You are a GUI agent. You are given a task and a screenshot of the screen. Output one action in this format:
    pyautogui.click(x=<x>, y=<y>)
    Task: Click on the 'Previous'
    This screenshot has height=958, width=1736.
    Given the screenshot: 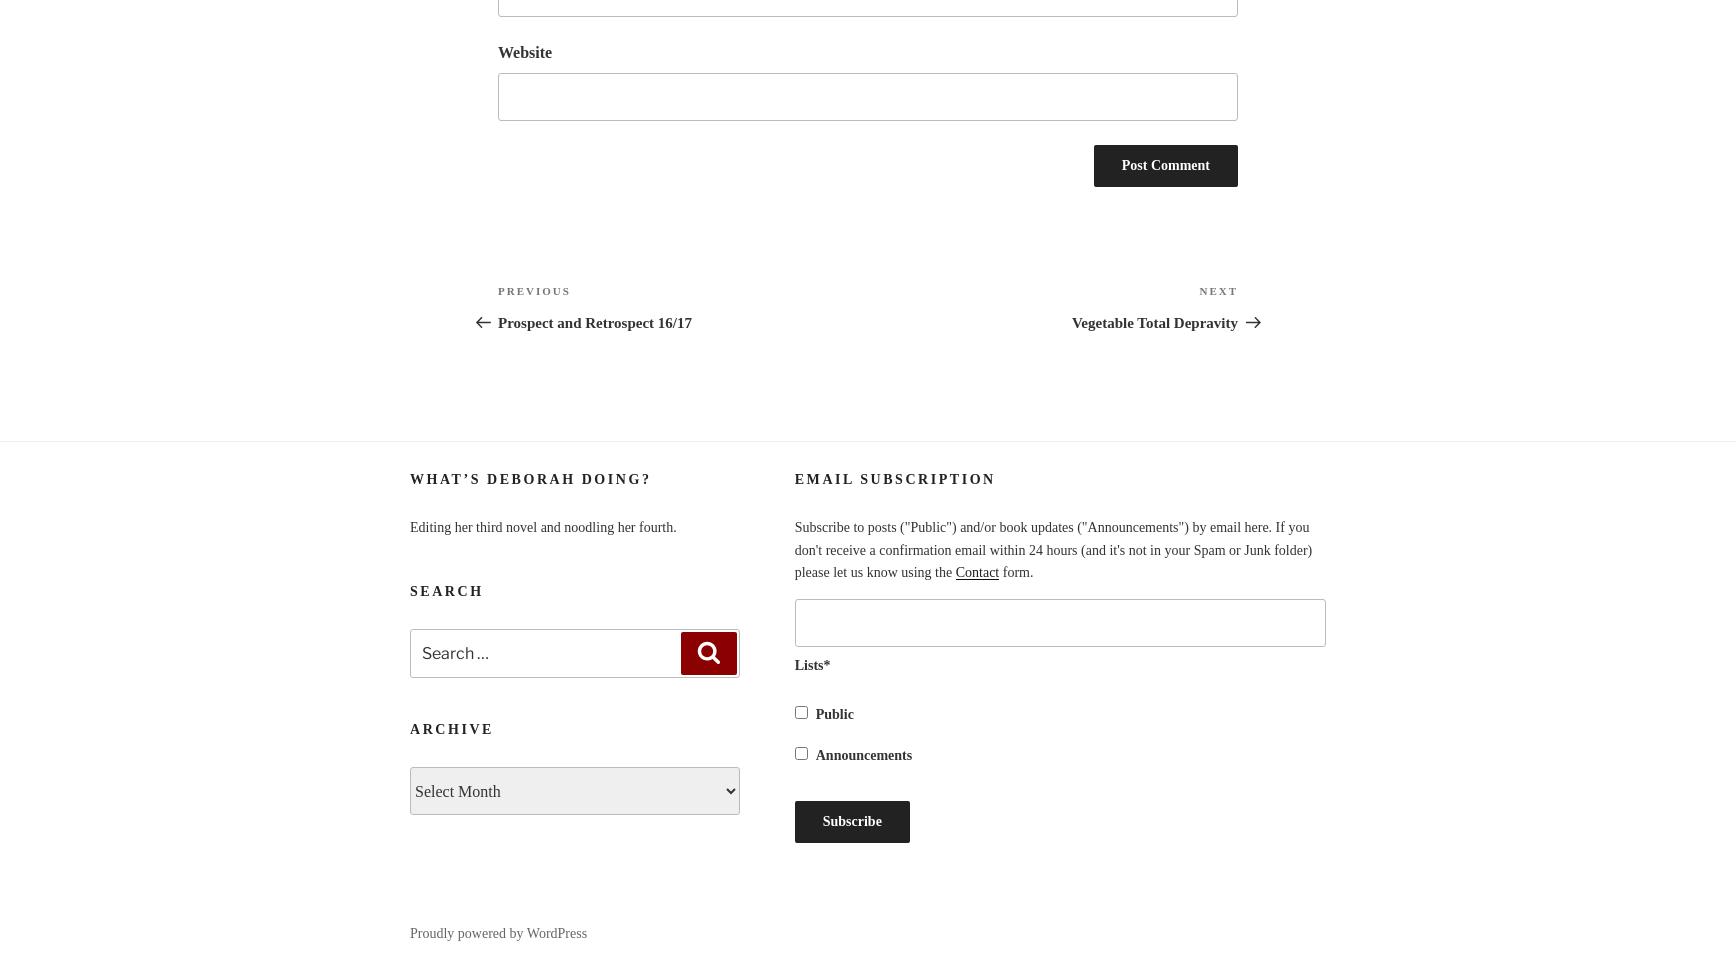 What is the action you would take?
    pyautogui.click(x=533, y=291)
    